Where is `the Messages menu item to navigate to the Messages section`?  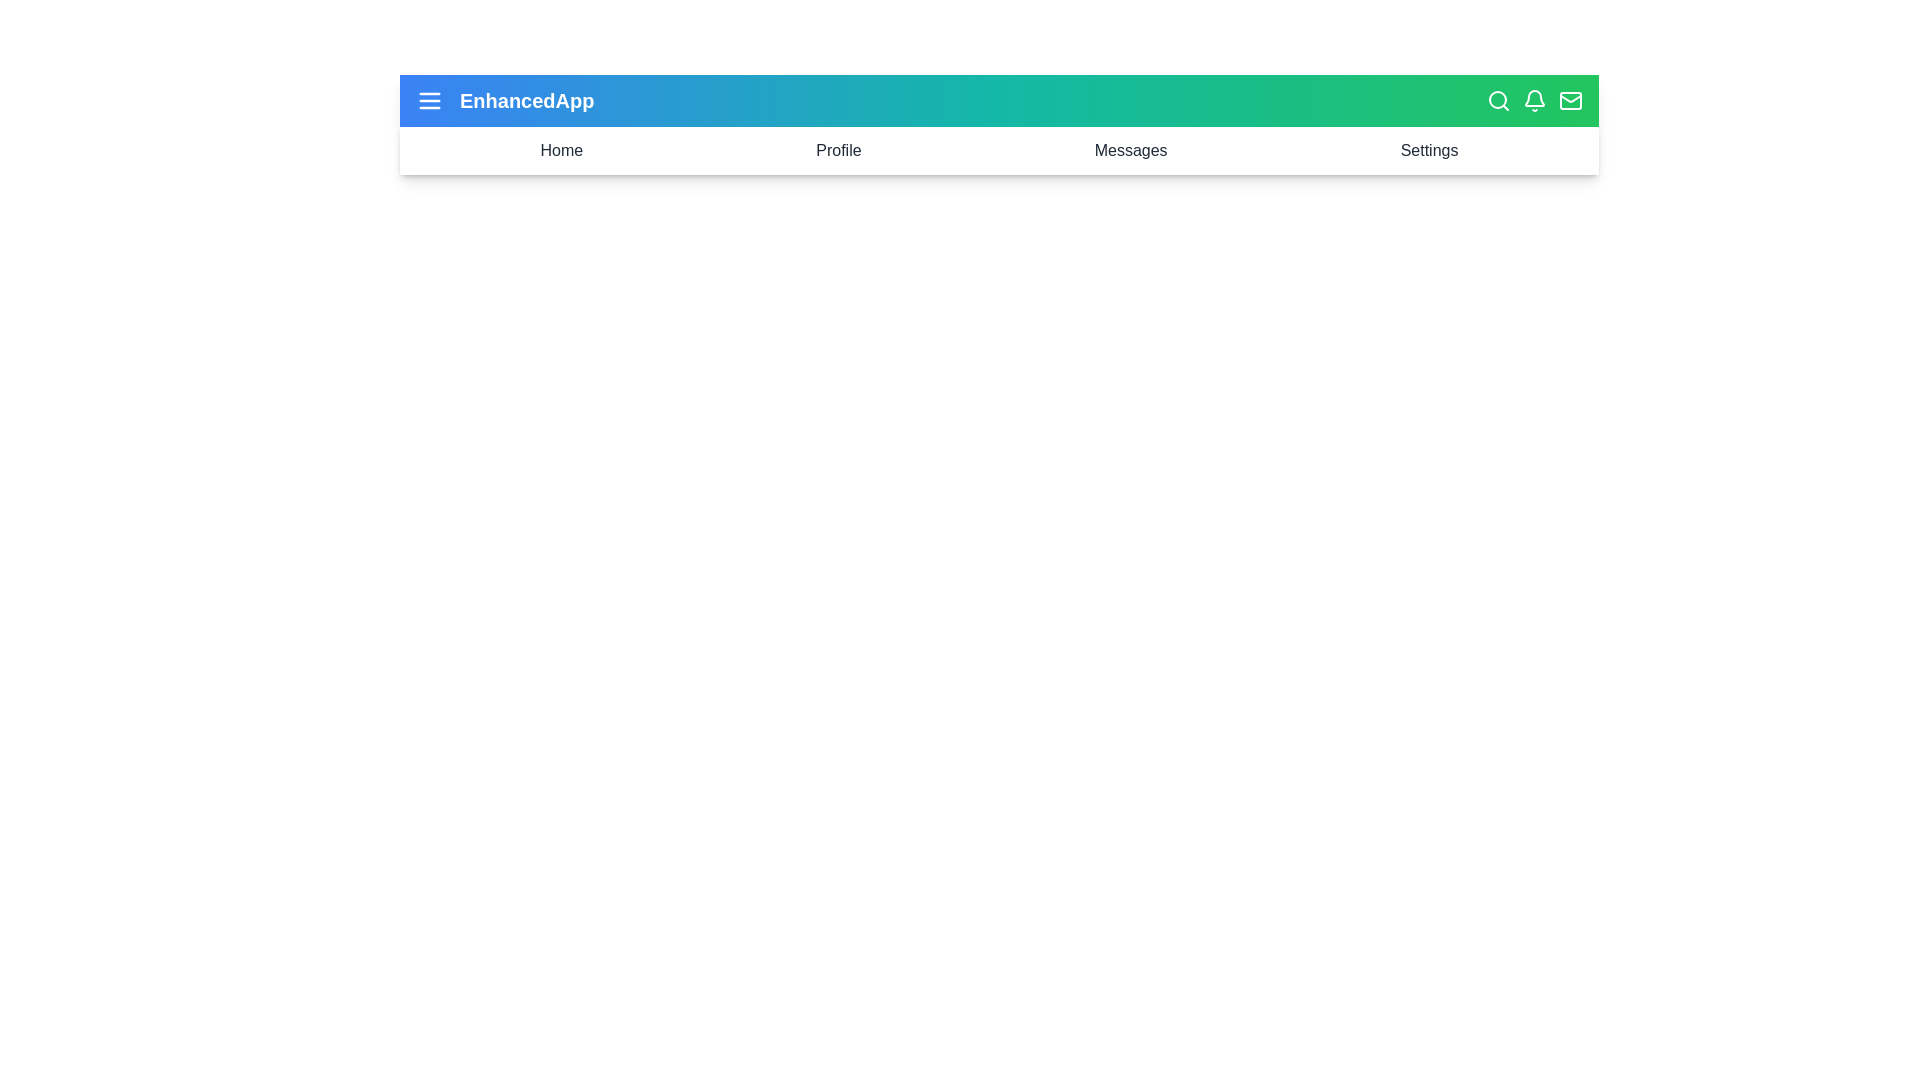 the Messages menu item to navigate to the Messages section is located at coordinates (1131, 149).